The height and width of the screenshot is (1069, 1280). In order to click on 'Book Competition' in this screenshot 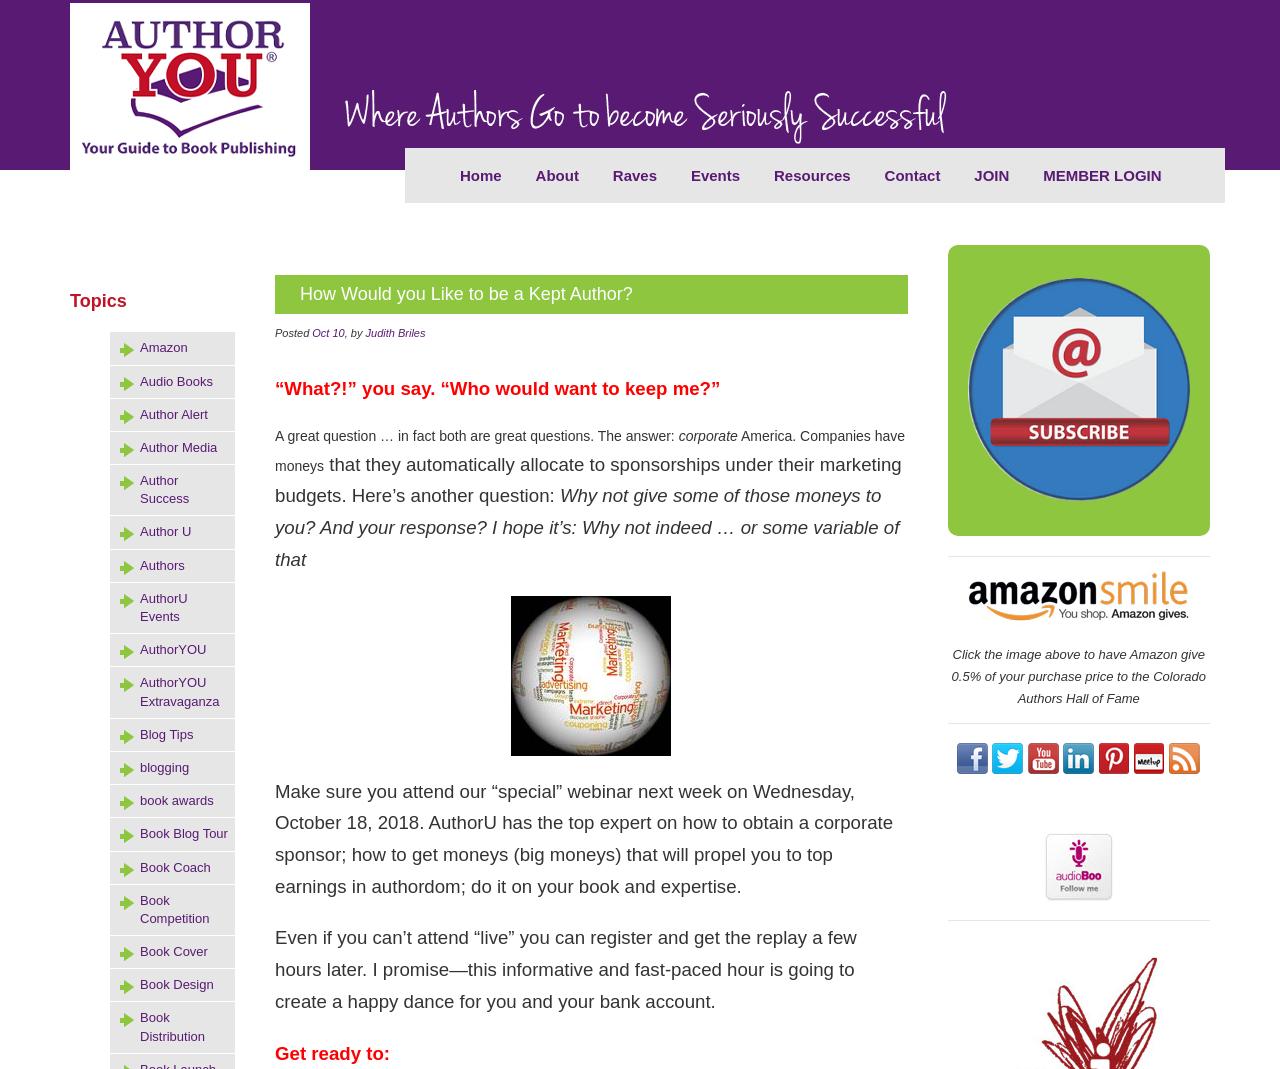, I will do `click(174, 907)`.